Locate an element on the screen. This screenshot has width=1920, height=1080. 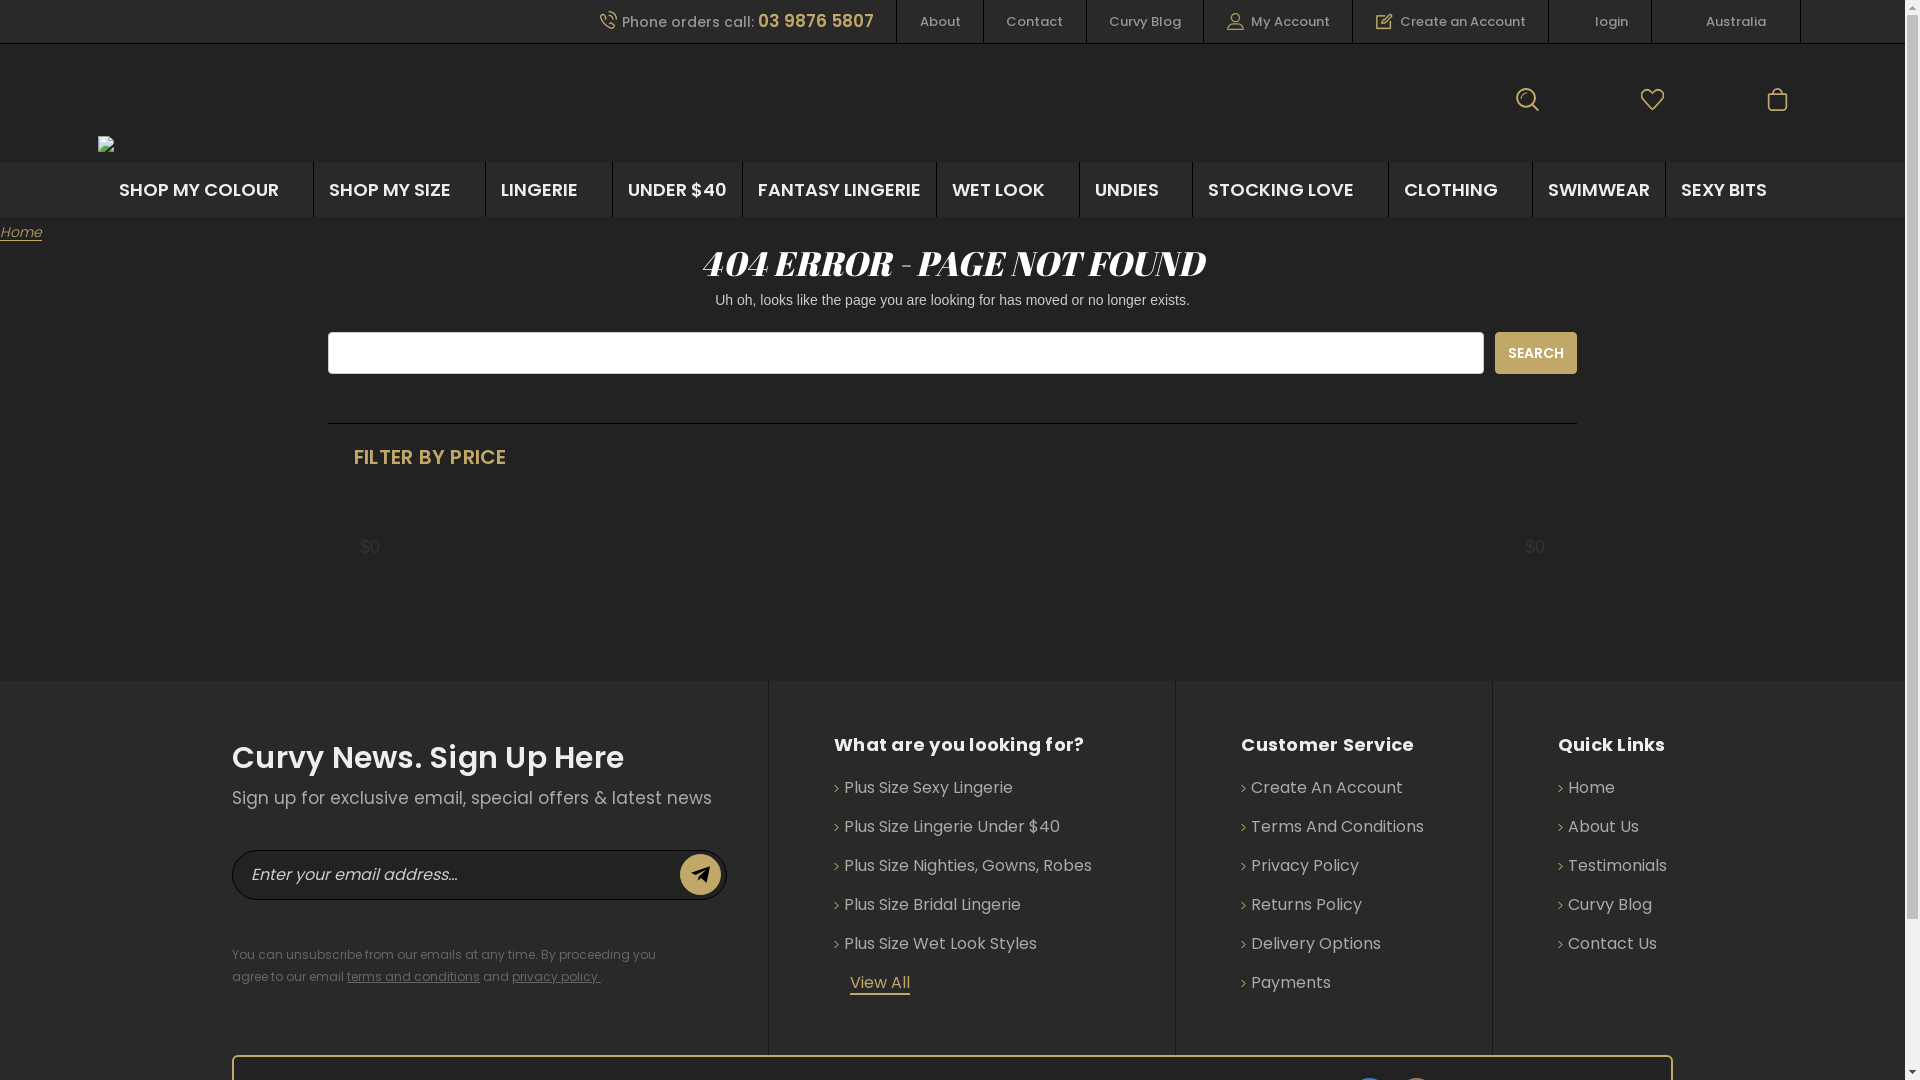
'Curvy Blog' is located at coordinates (1604, 905).